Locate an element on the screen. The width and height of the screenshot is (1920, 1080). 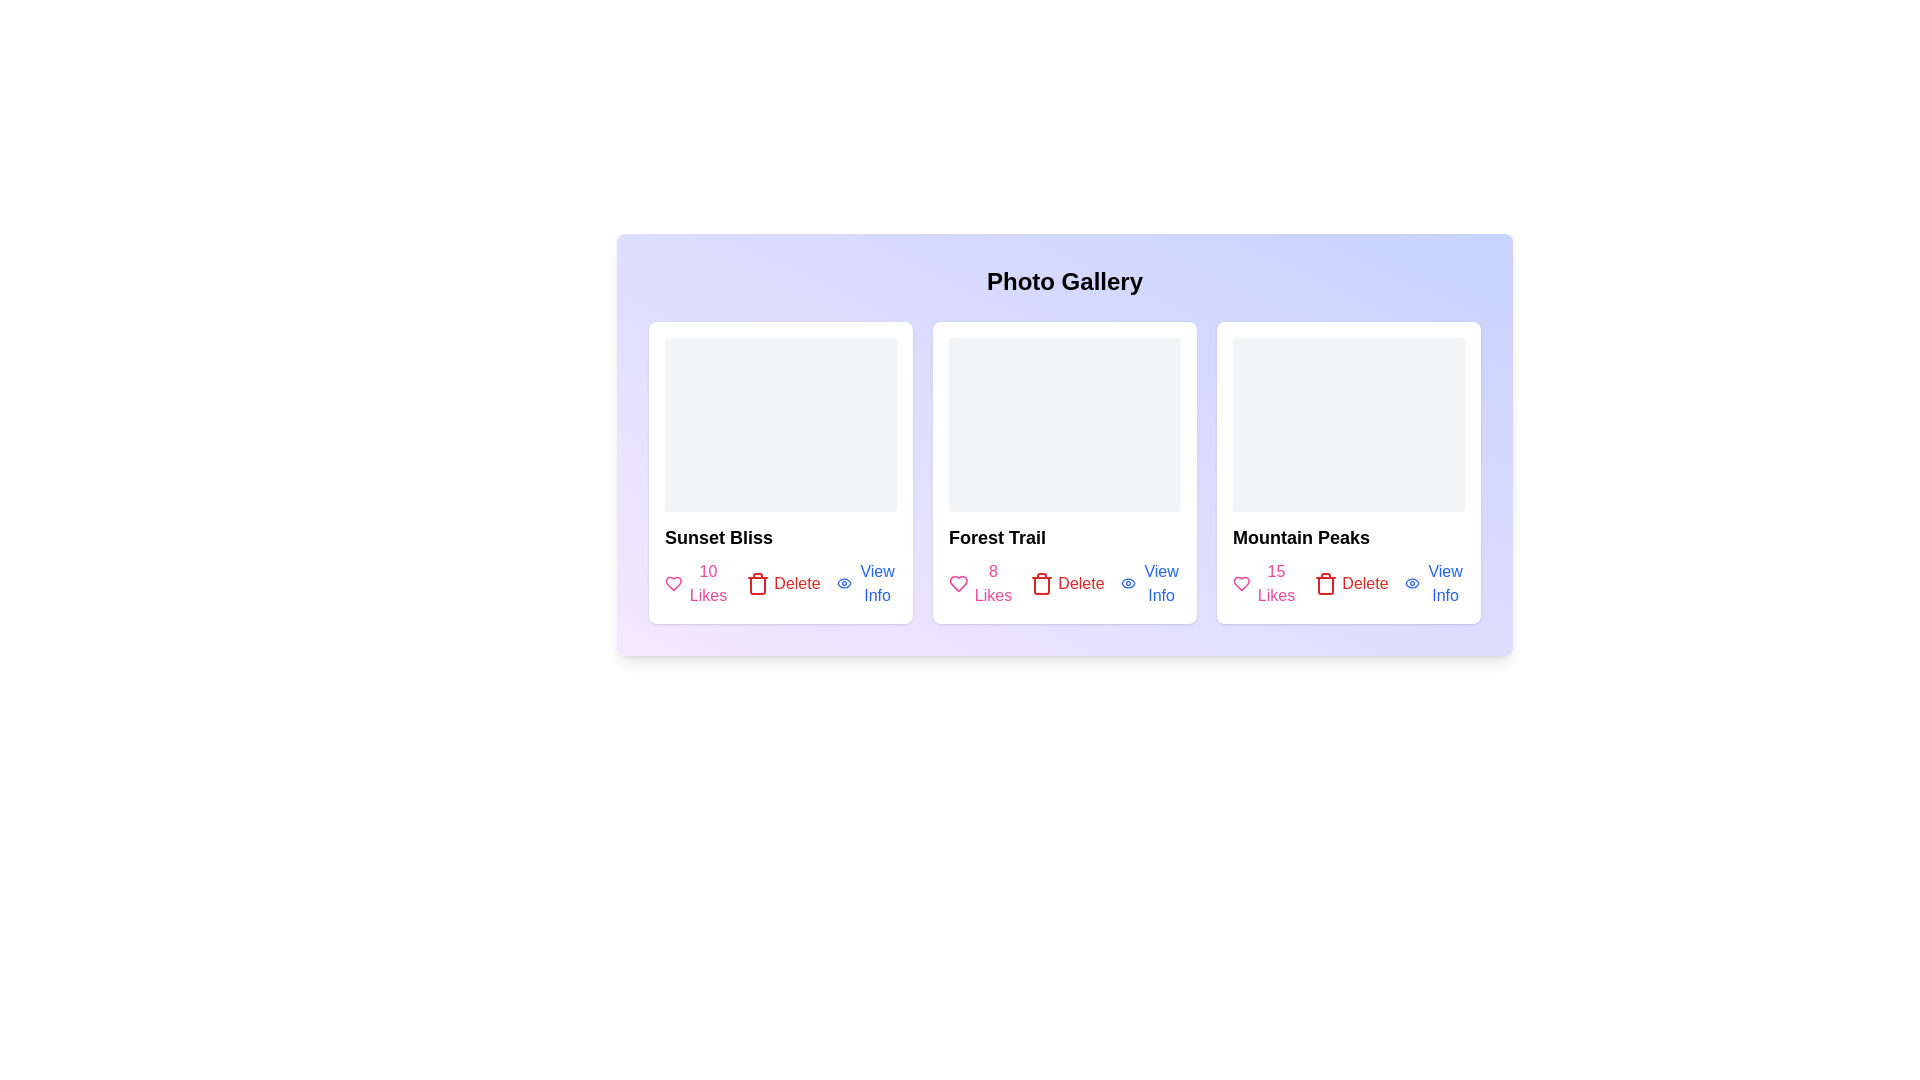
the title of the photo Sunset Bliss is located at coordinates (719, 536).